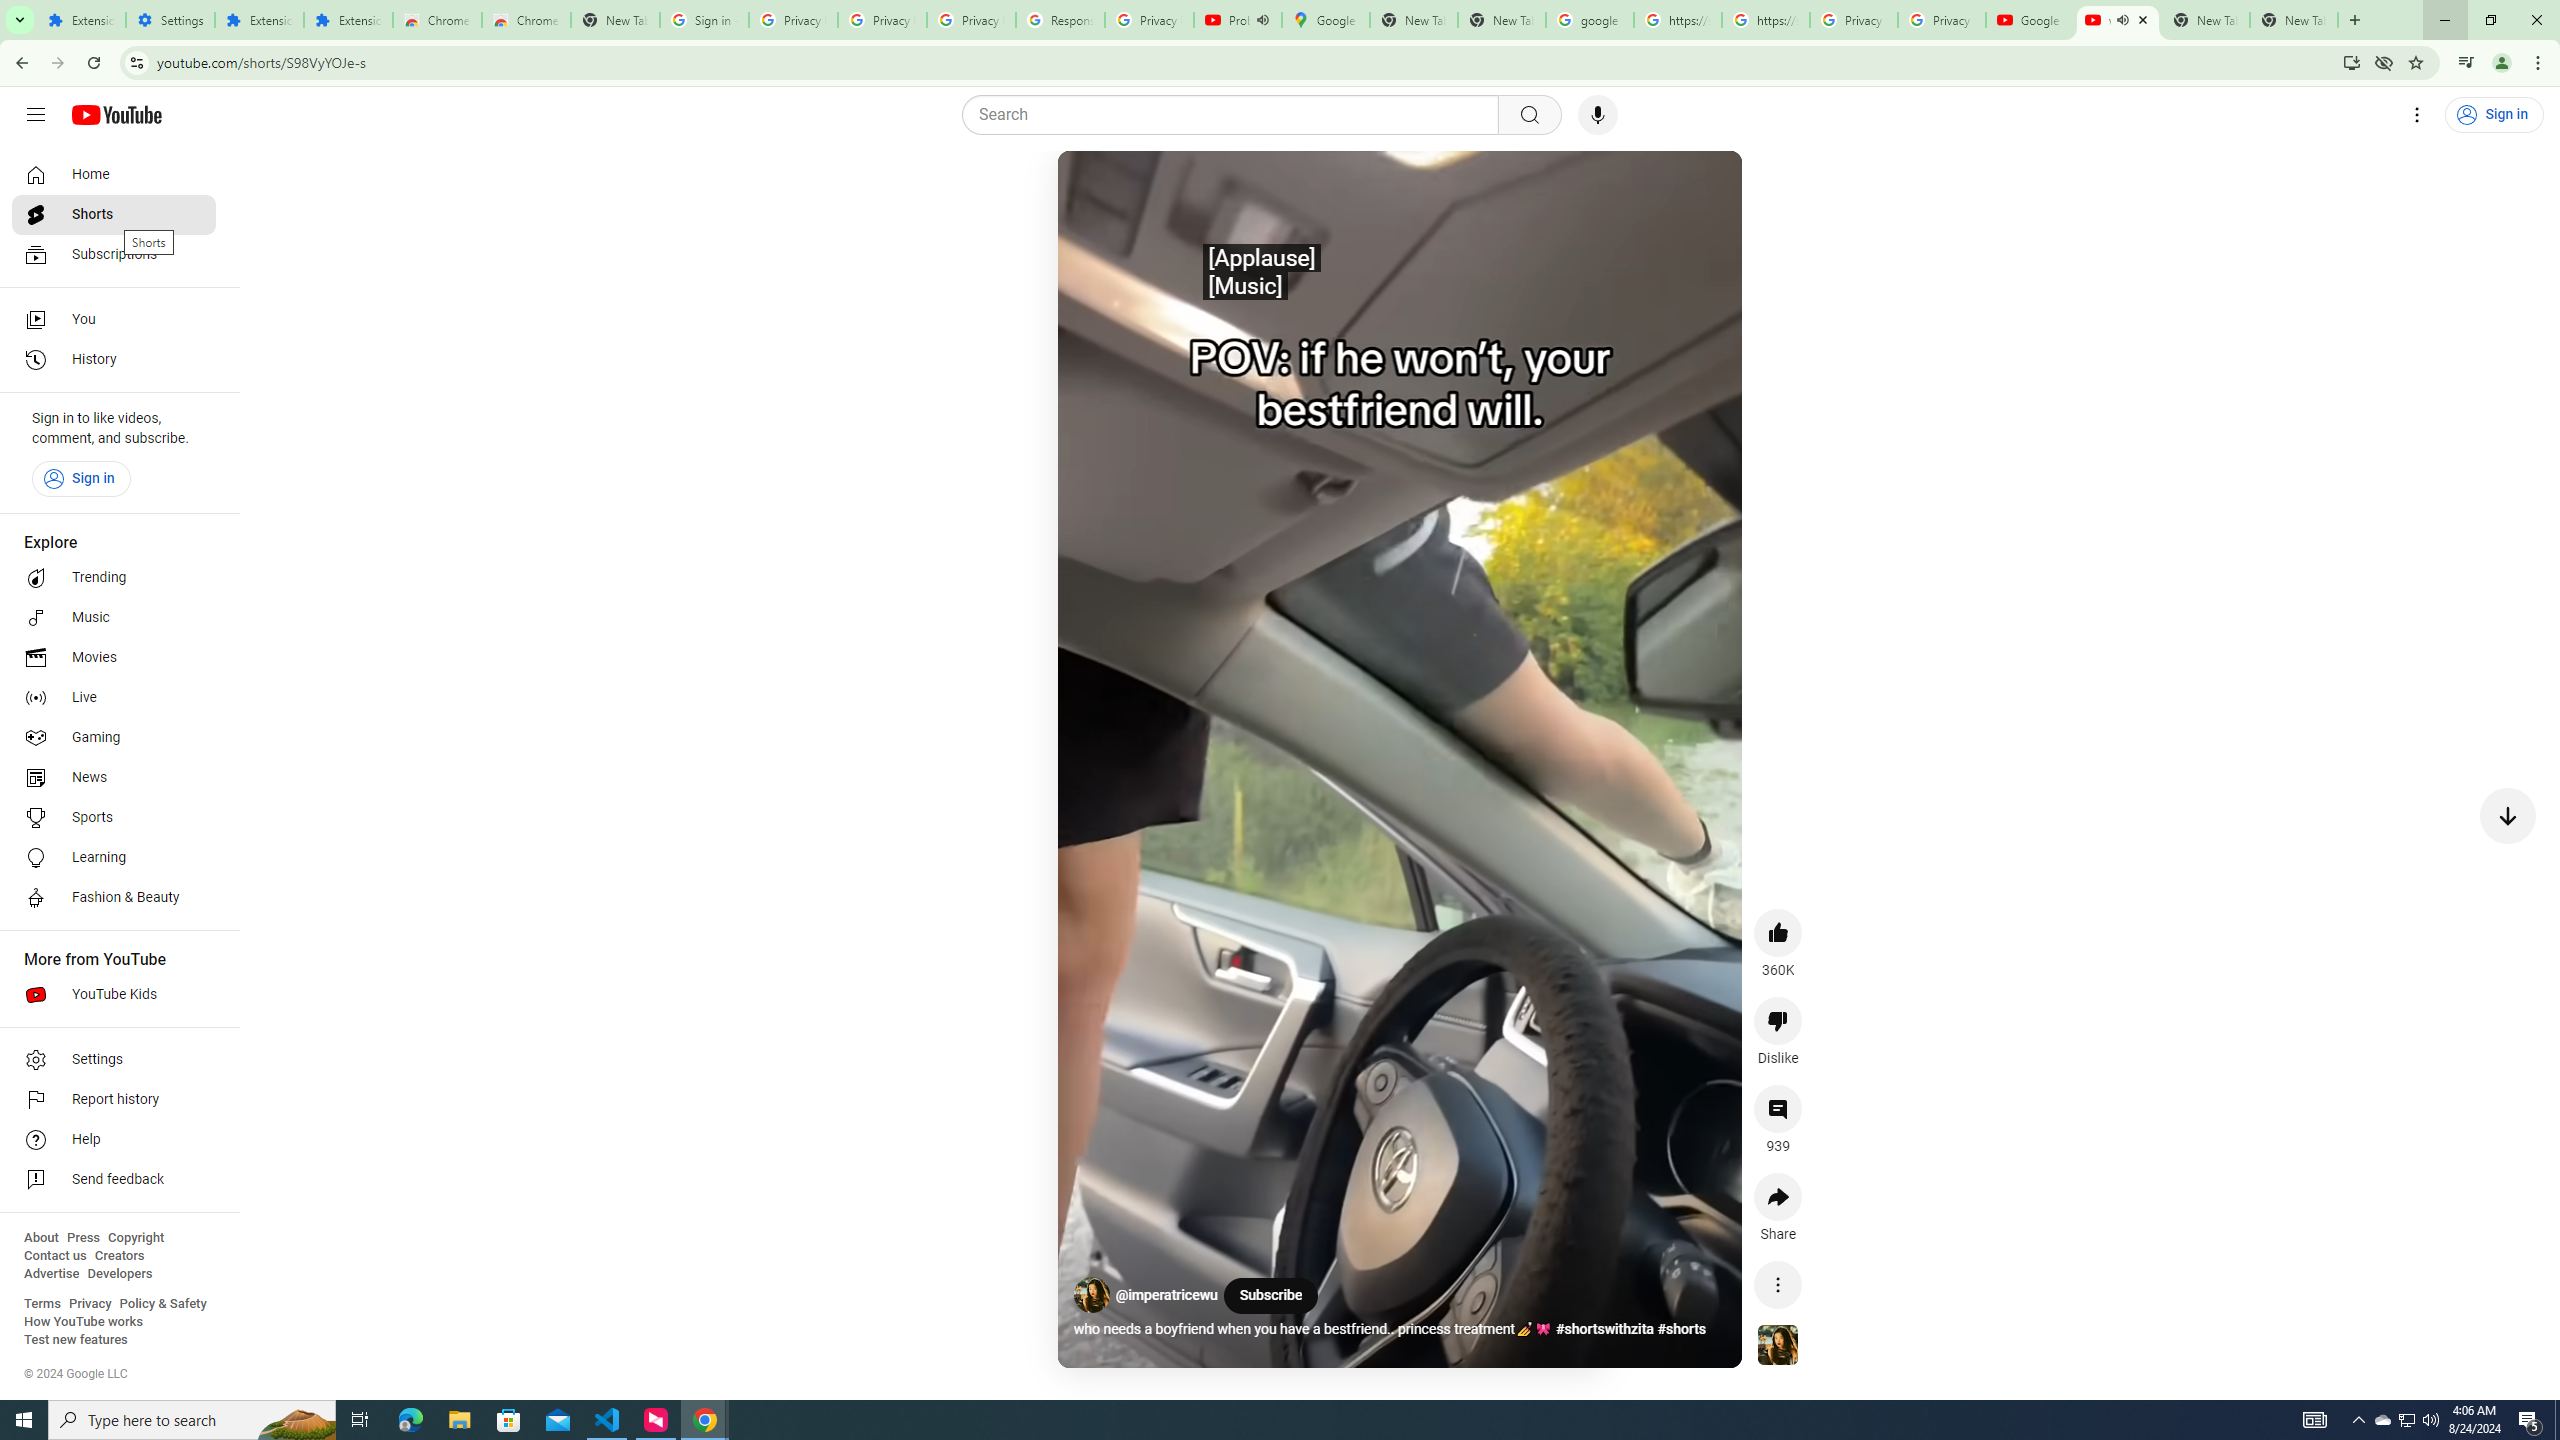 This screenshot has height=1440, width=2560. I want to click on 'Subscriptions', so click(113, 253).